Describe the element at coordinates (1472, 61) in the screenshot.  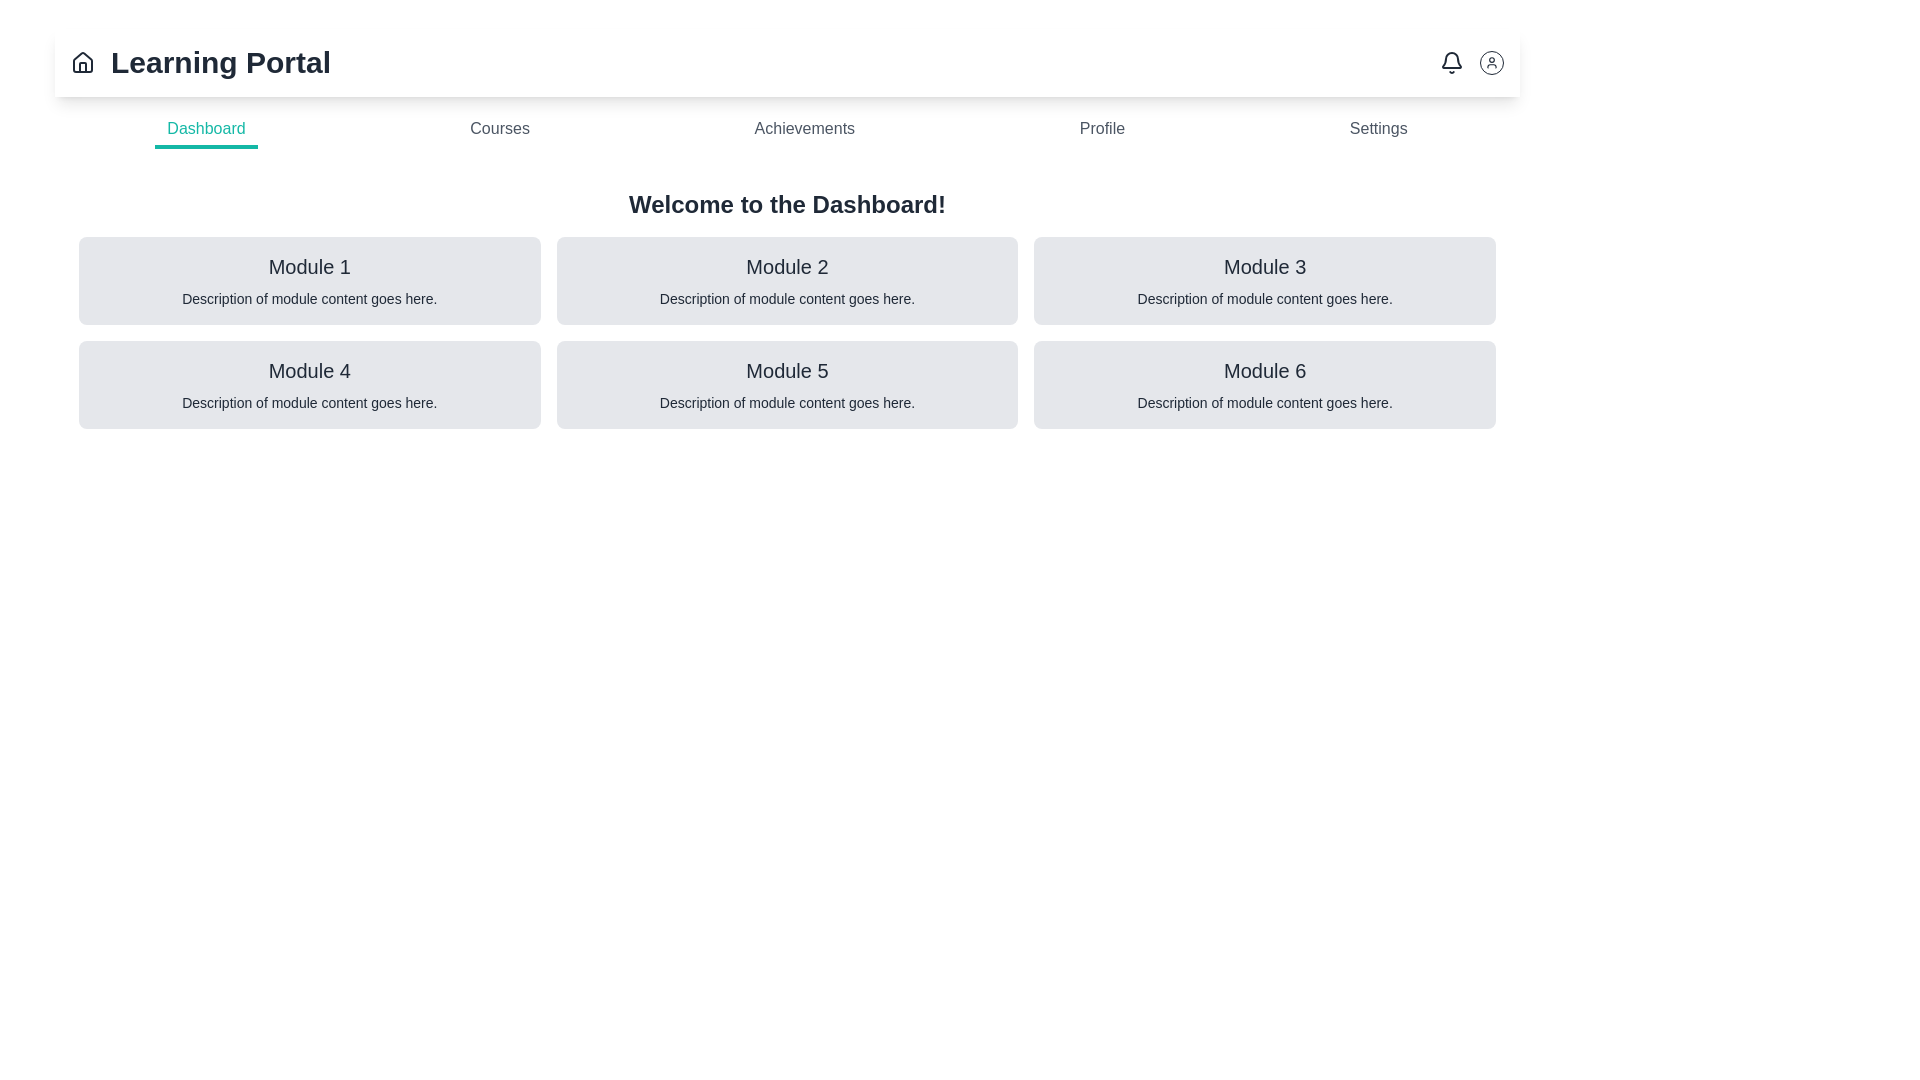
I see `the user avatar icon in the top-right corner of the interface` at that location.